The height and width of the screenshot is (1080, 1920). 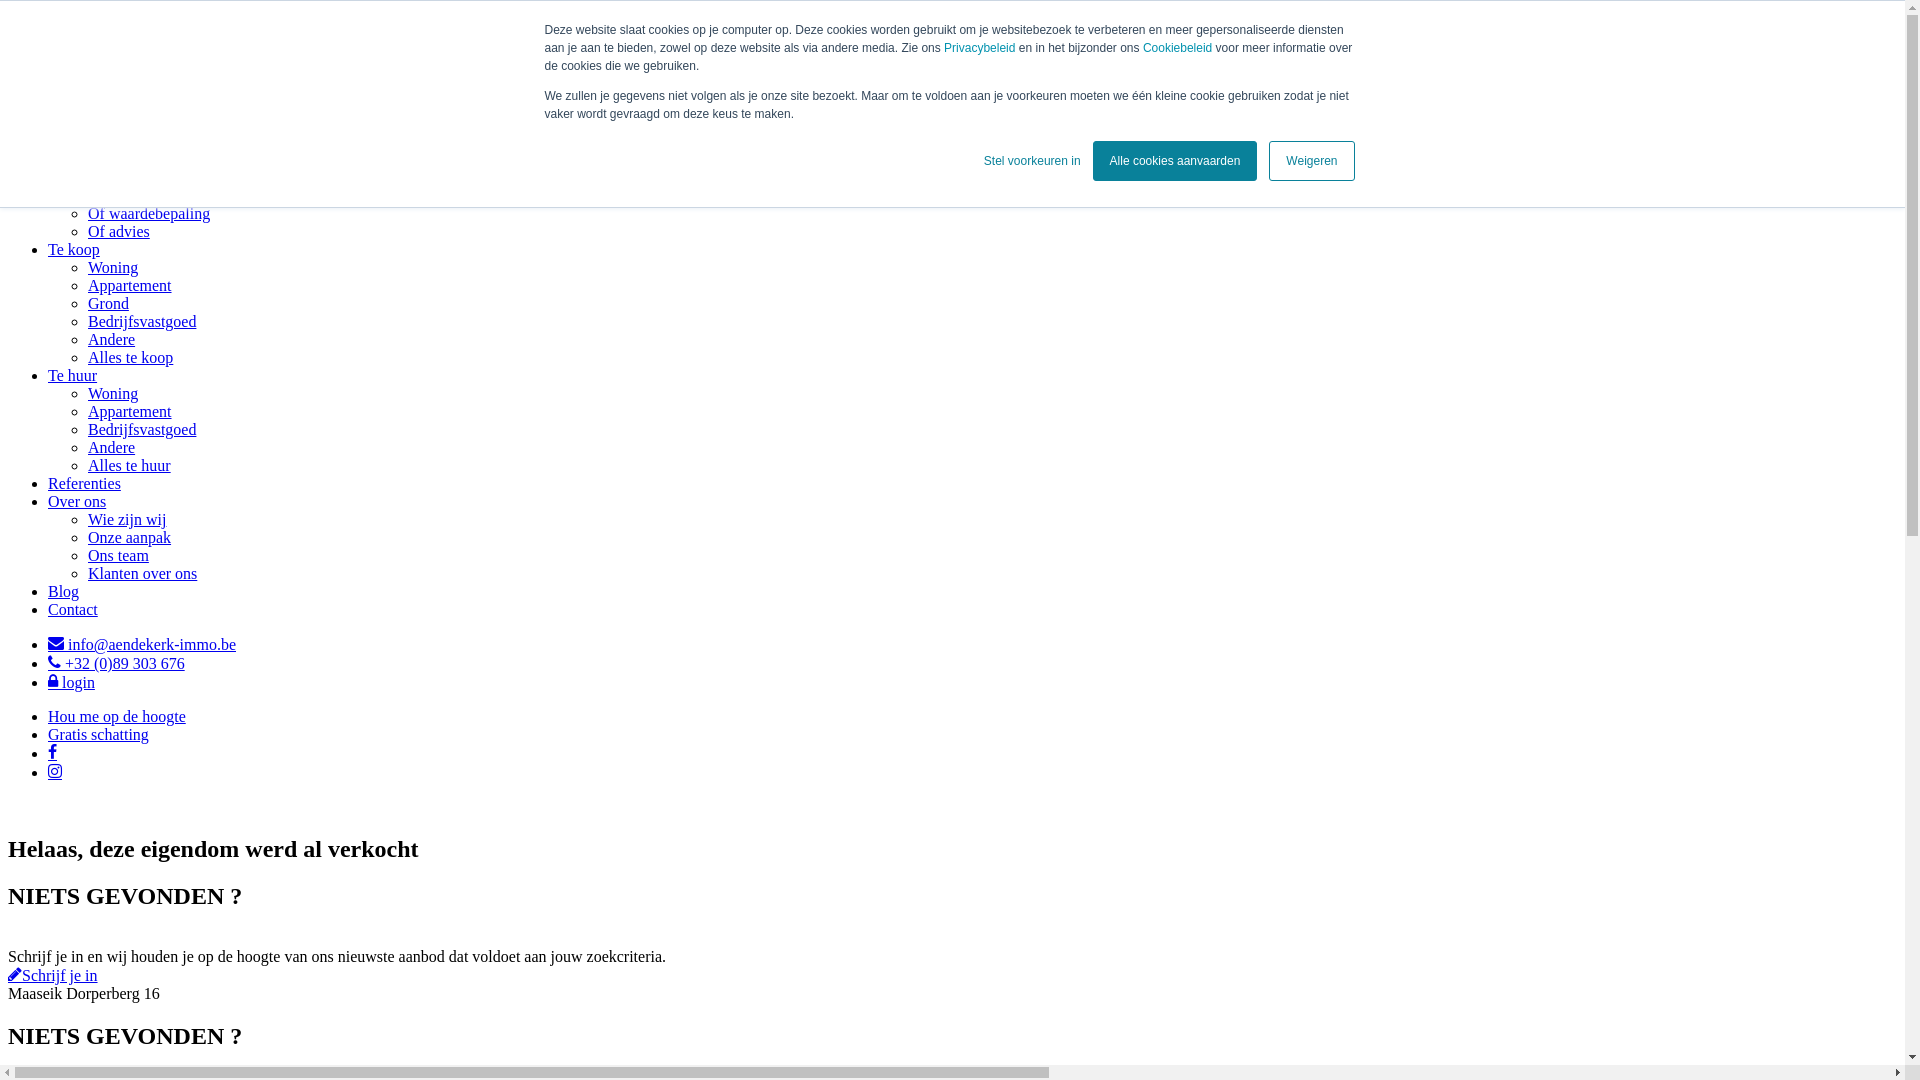 What do you see at coordinates (147, 213) in the screenshot?
I see `'Of waardebepaling'` at bounding box center [147, 213].